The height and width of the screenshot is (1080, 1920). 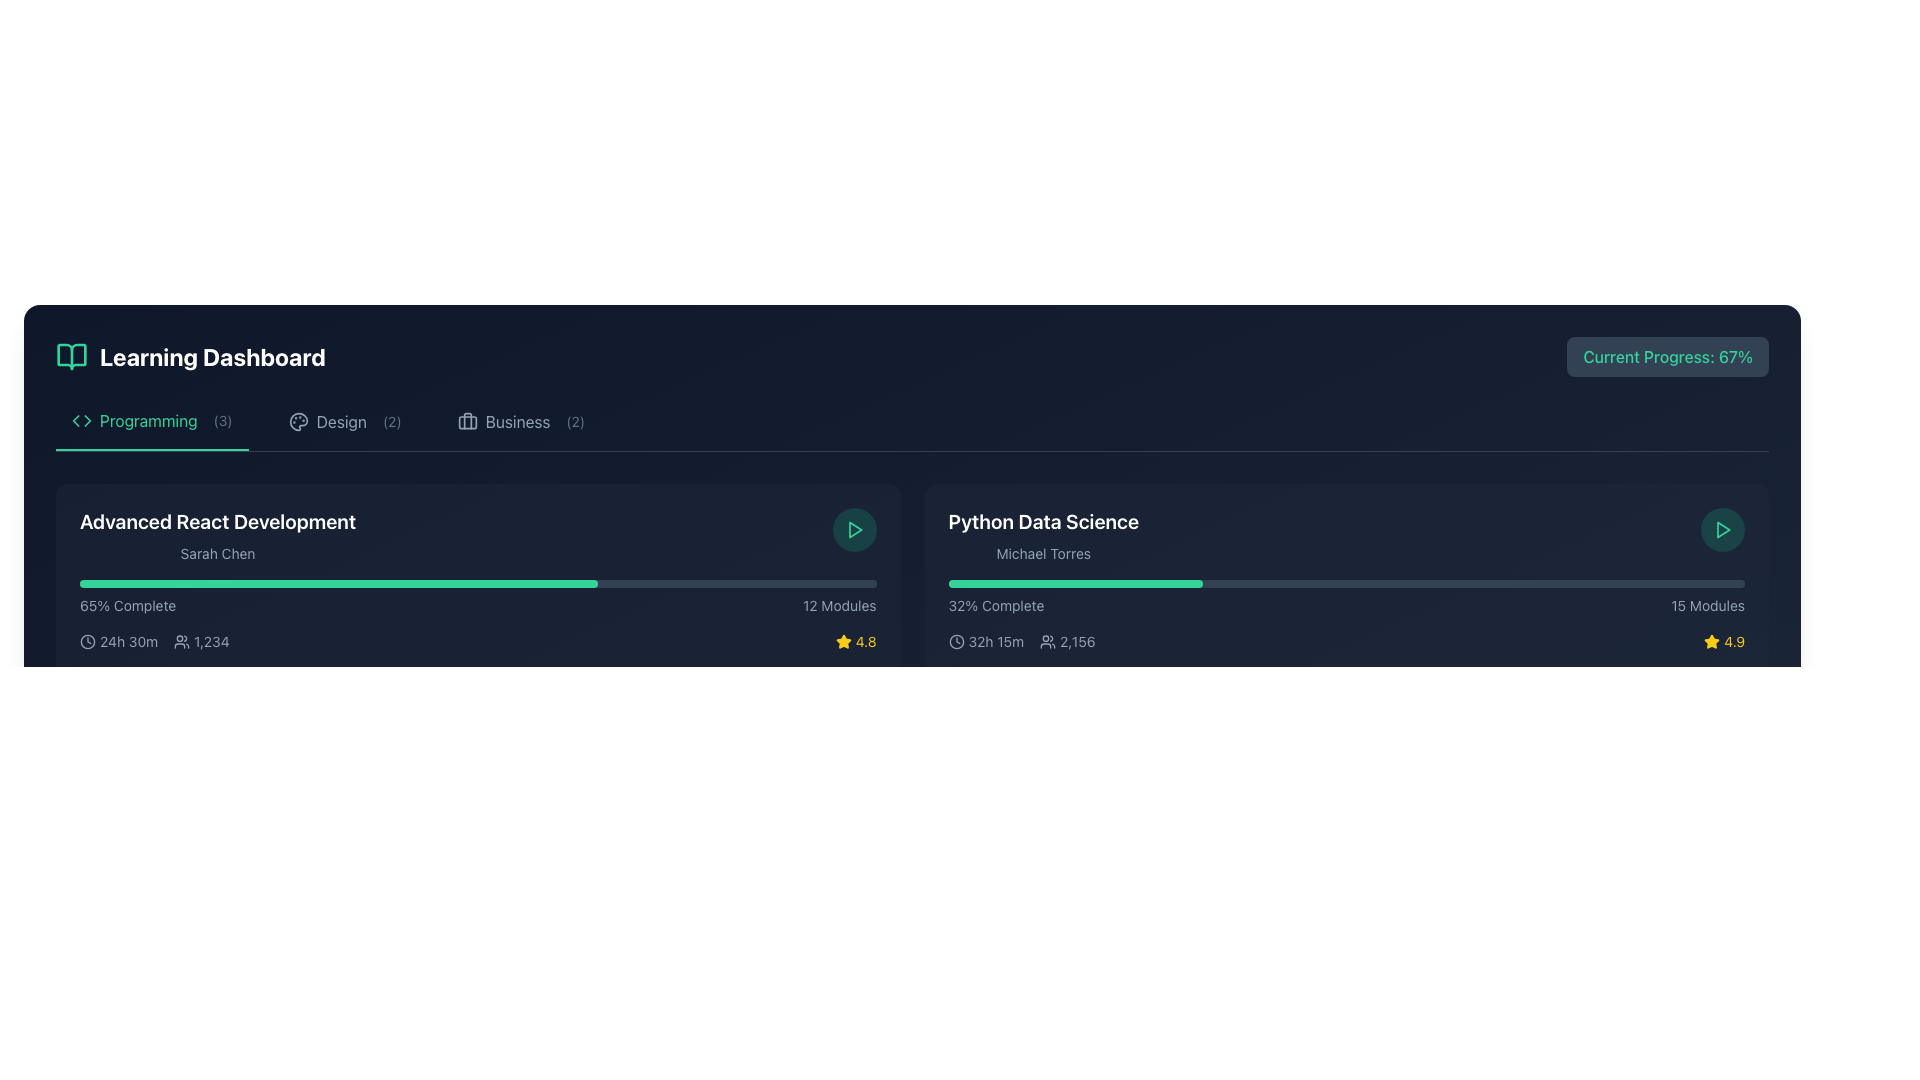 I want to click on the static text label displaying '65% Complete' in light gray font, located near the progress bar and to the left of '12 Modules', so click(x=127, y=604).